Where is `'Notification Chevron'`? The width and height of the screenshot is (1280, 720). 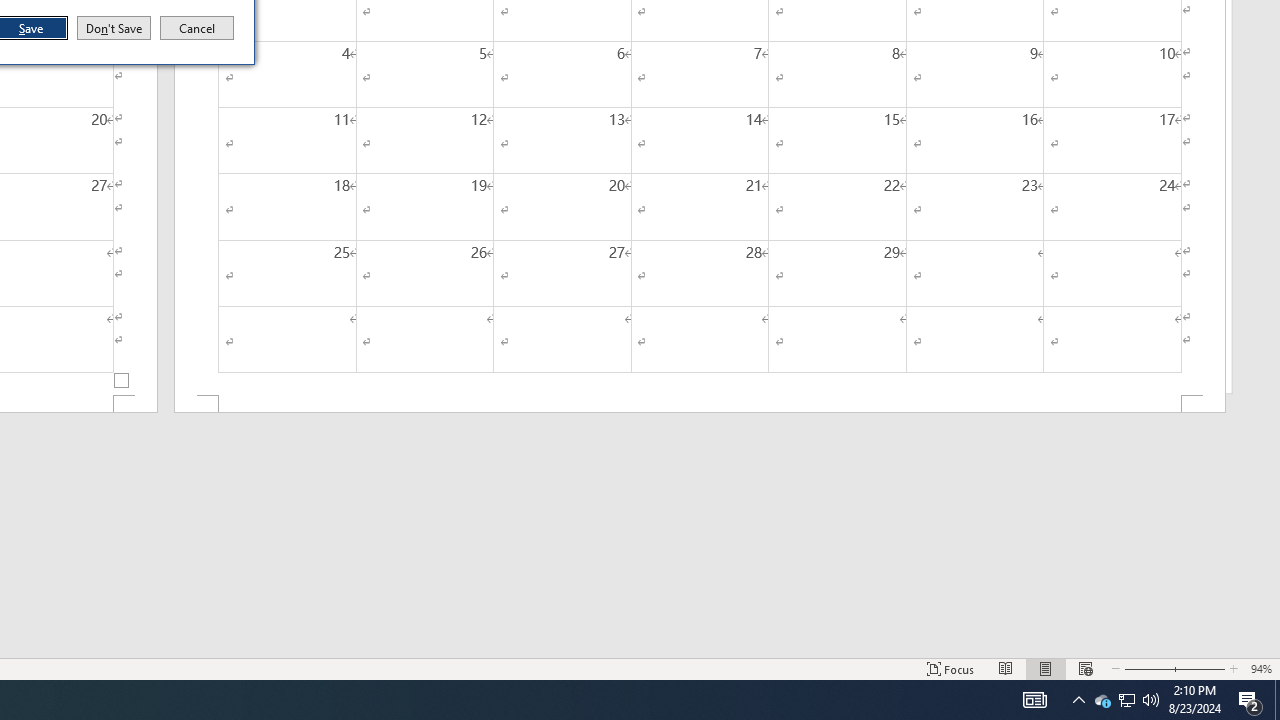 'Notification Chevron' is located at coordinates (1101, 698).